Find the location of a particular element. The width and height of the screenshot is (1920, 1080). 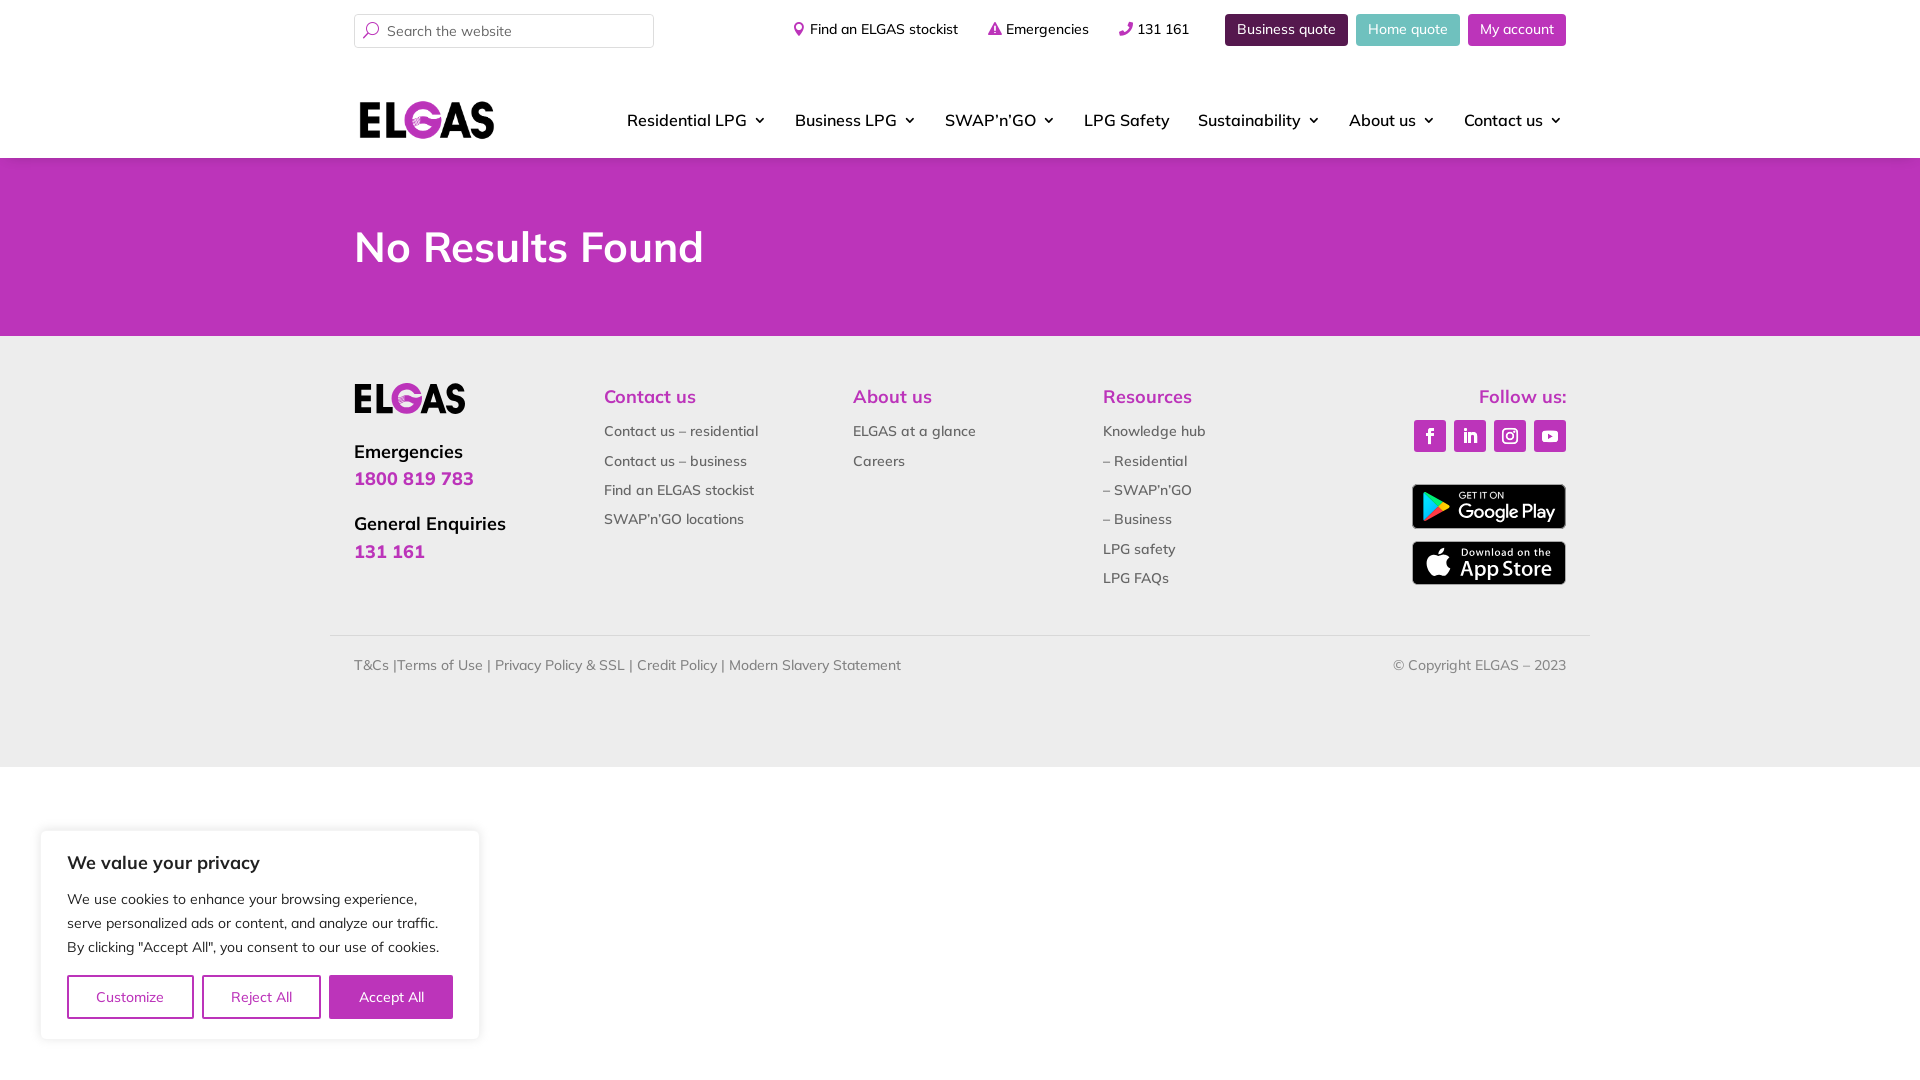

'Business LPG' is located at coordinates (855, 119).